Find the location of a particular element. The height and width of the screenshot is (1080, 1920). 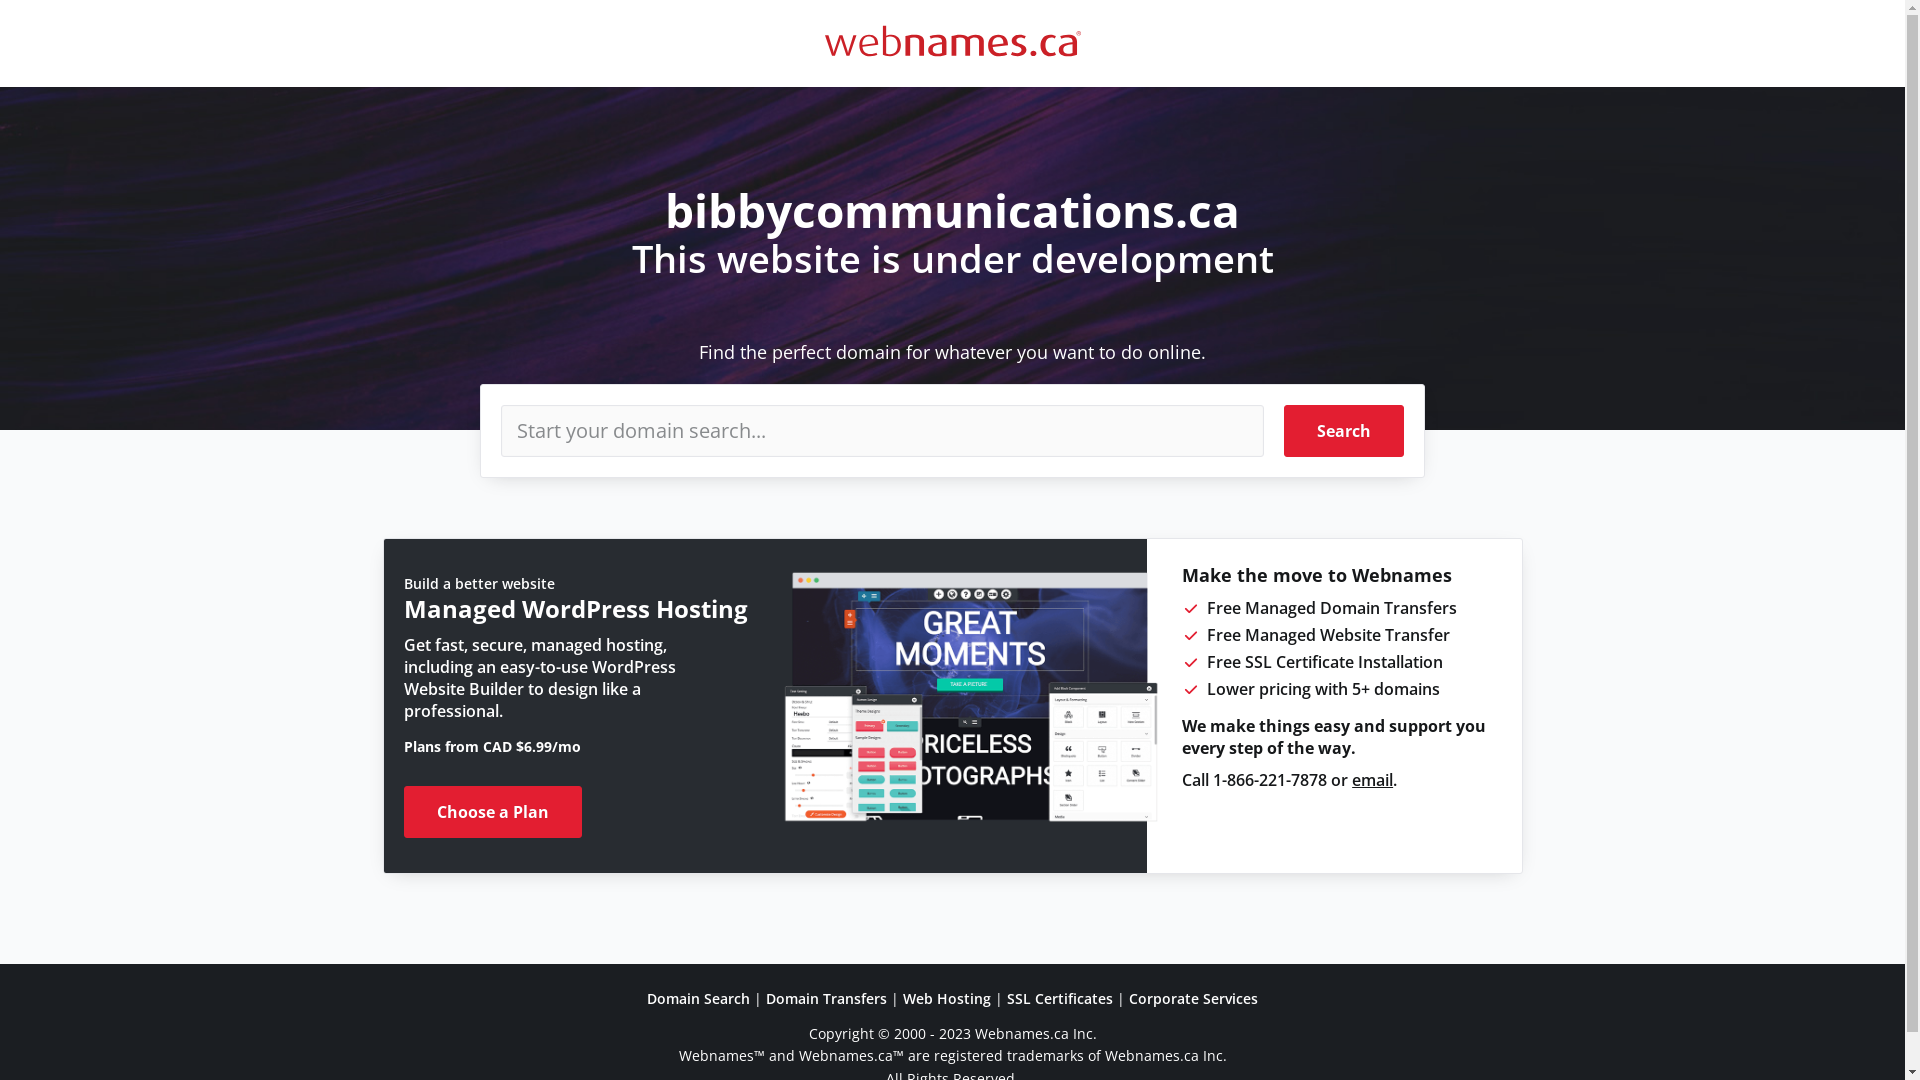

'1-866-221-7878' is located at coordinates (1269, 778).